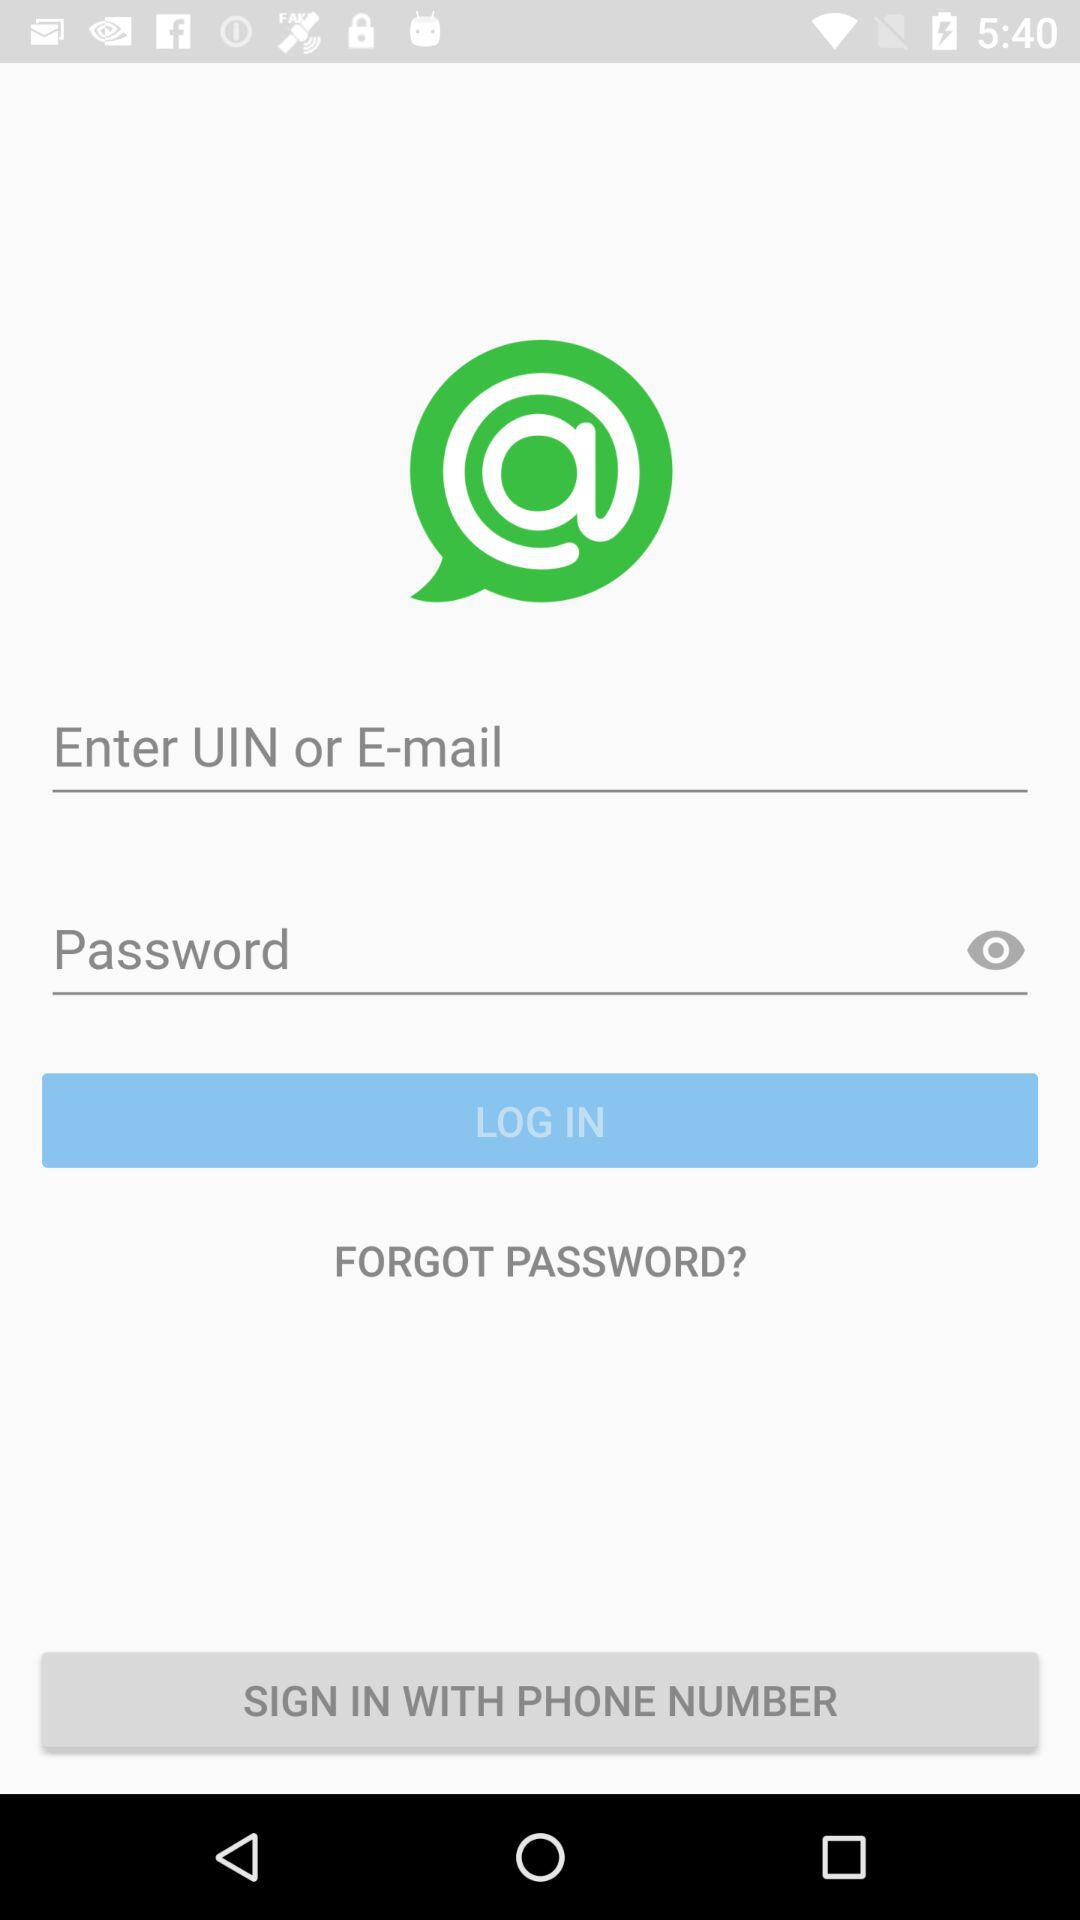  What do you see at coordinates (540, 1120) in the screenshot?
I see `the log in` at bounding box center [540, 1120].